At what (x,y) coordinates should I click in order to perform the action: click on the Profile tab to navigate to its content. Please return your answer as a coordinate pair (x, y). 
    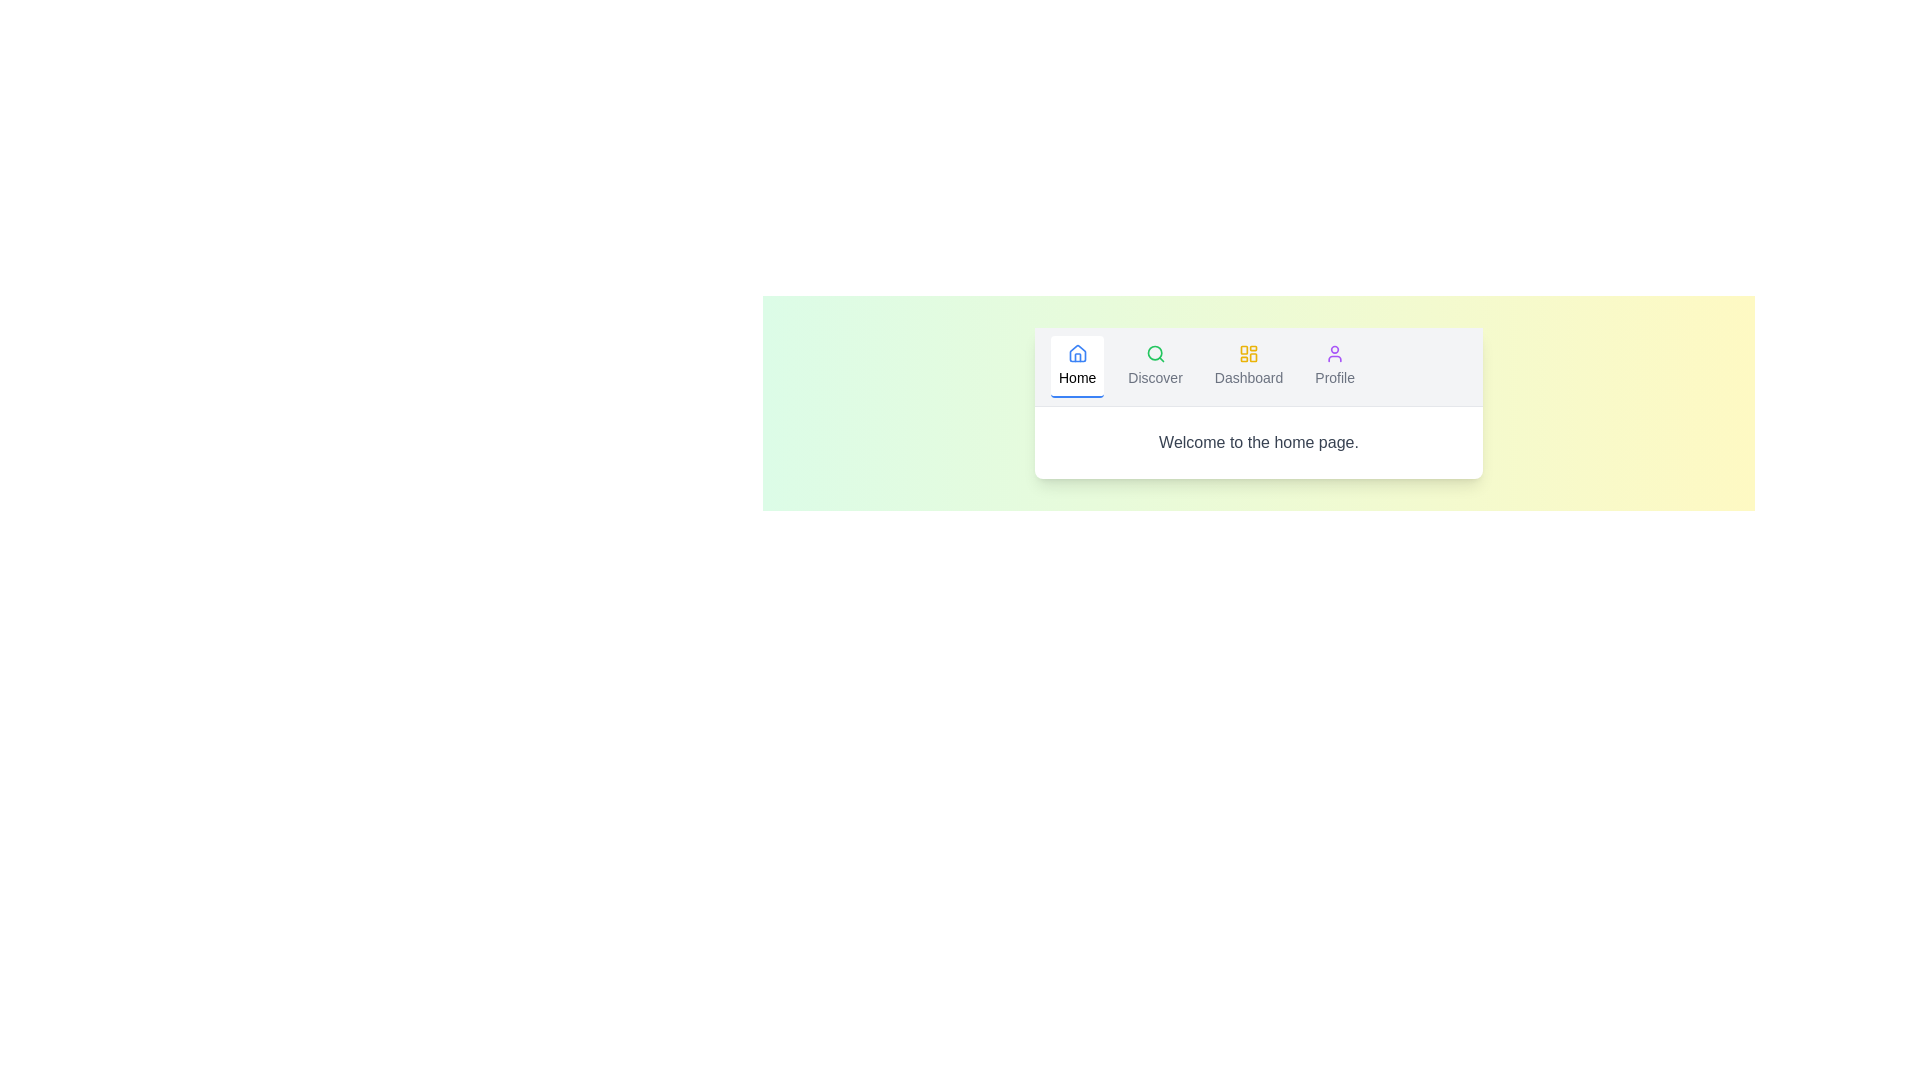
    Looking at the image, I should click on (1334, 366).